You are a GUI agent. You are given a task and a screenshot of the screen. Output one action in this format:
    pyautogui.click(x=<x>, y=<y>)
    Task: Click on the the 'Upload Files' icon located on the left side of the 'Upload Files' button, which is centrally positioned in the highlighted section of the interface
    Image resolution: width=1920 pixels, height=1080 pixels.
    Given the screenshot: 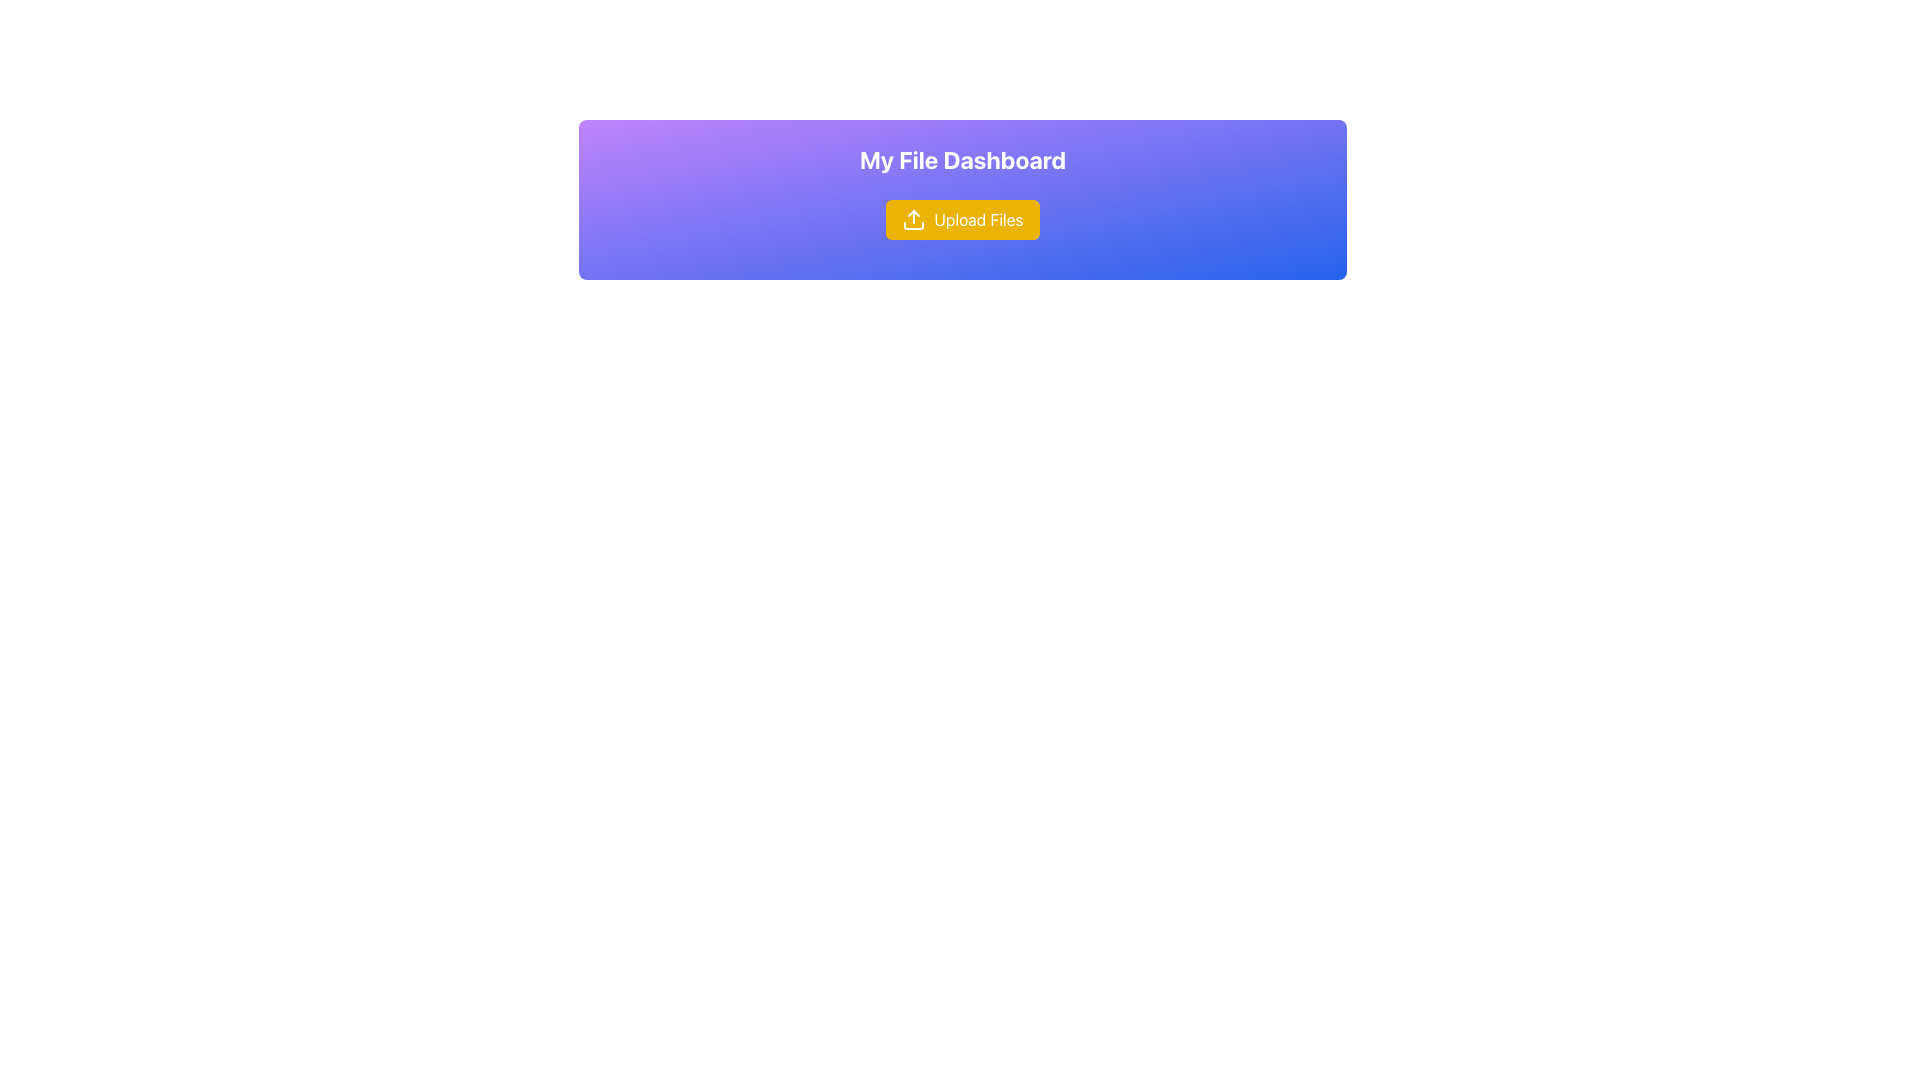 What is the action you would take?
    pyautogui.click(x=913, y=219)
    